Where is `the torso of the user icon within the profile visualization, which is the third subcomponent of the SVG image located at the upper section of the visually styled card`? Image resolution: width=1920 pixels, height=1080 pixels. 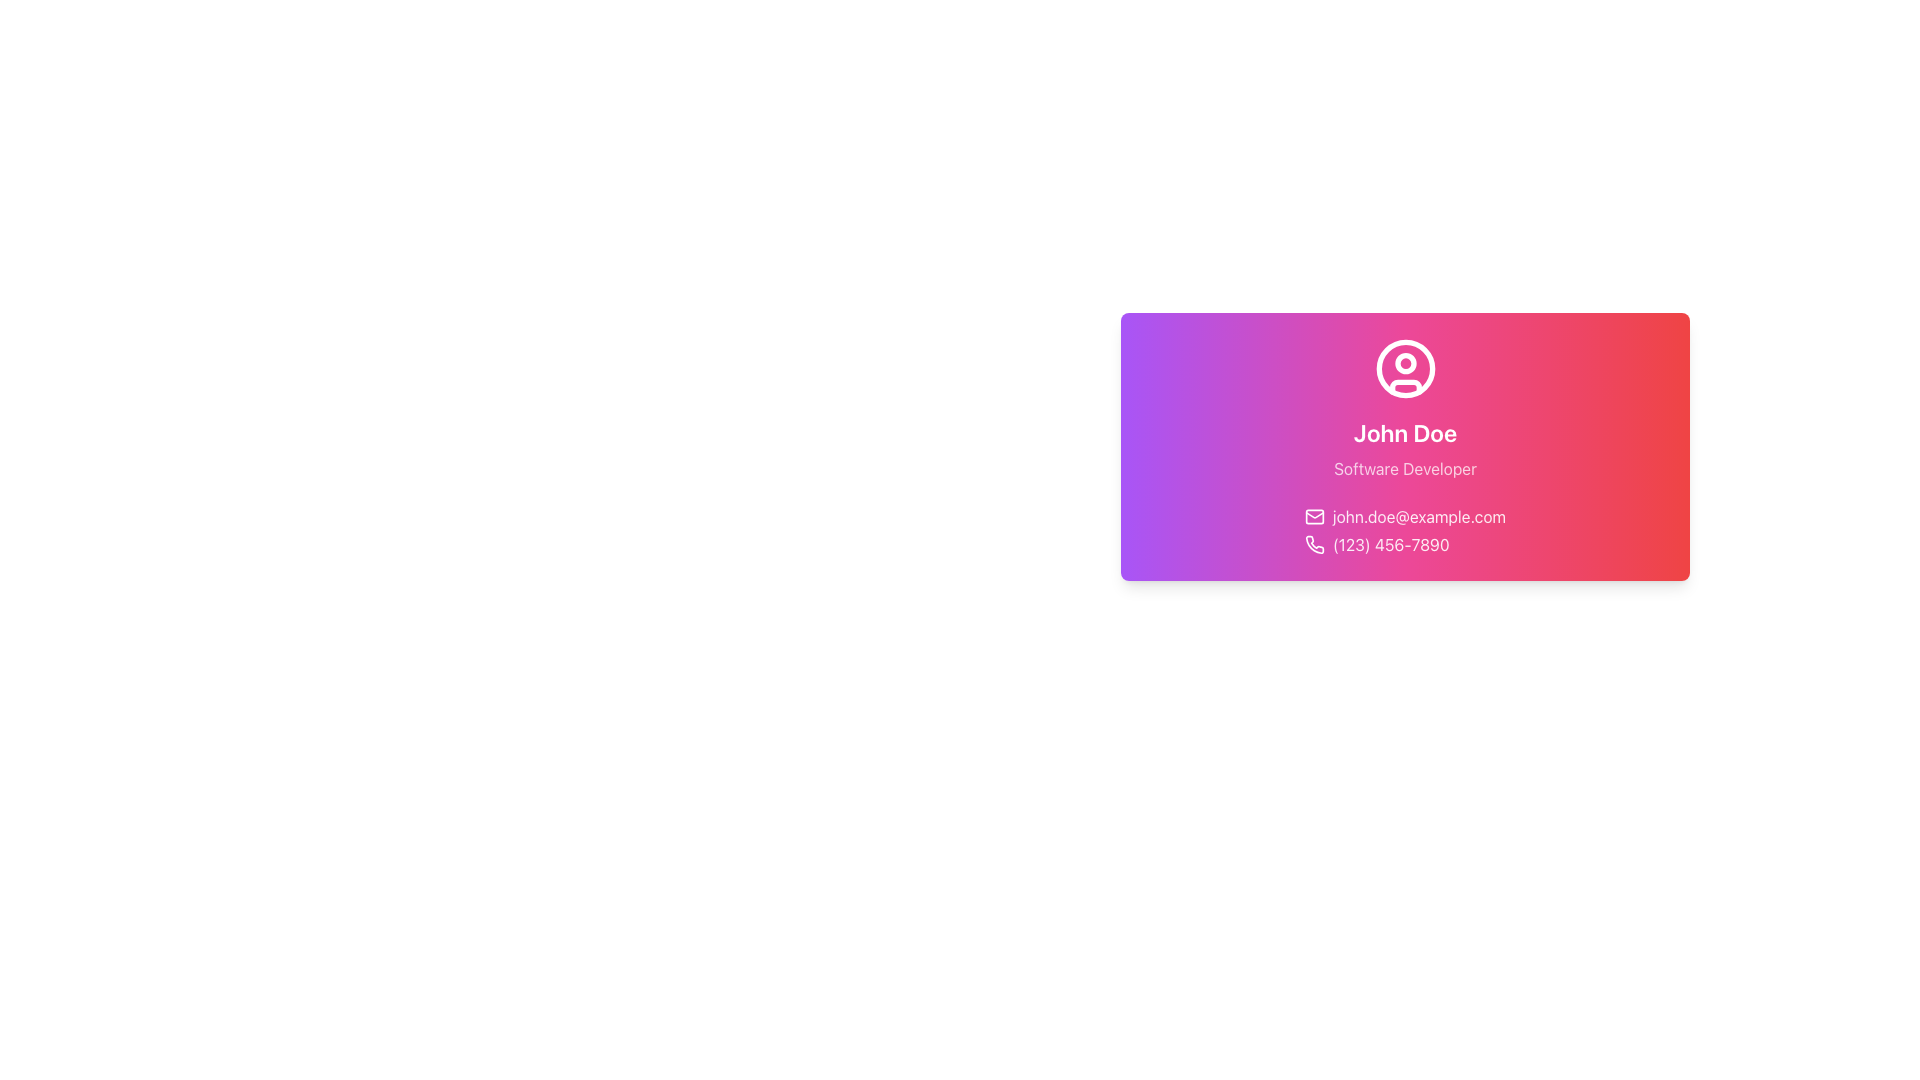 the torso of the user icon within the profile visualization, which is the third subcomponent of the SVG image located at the upper section of the visually styled card is located at coordinates (1404, 387).